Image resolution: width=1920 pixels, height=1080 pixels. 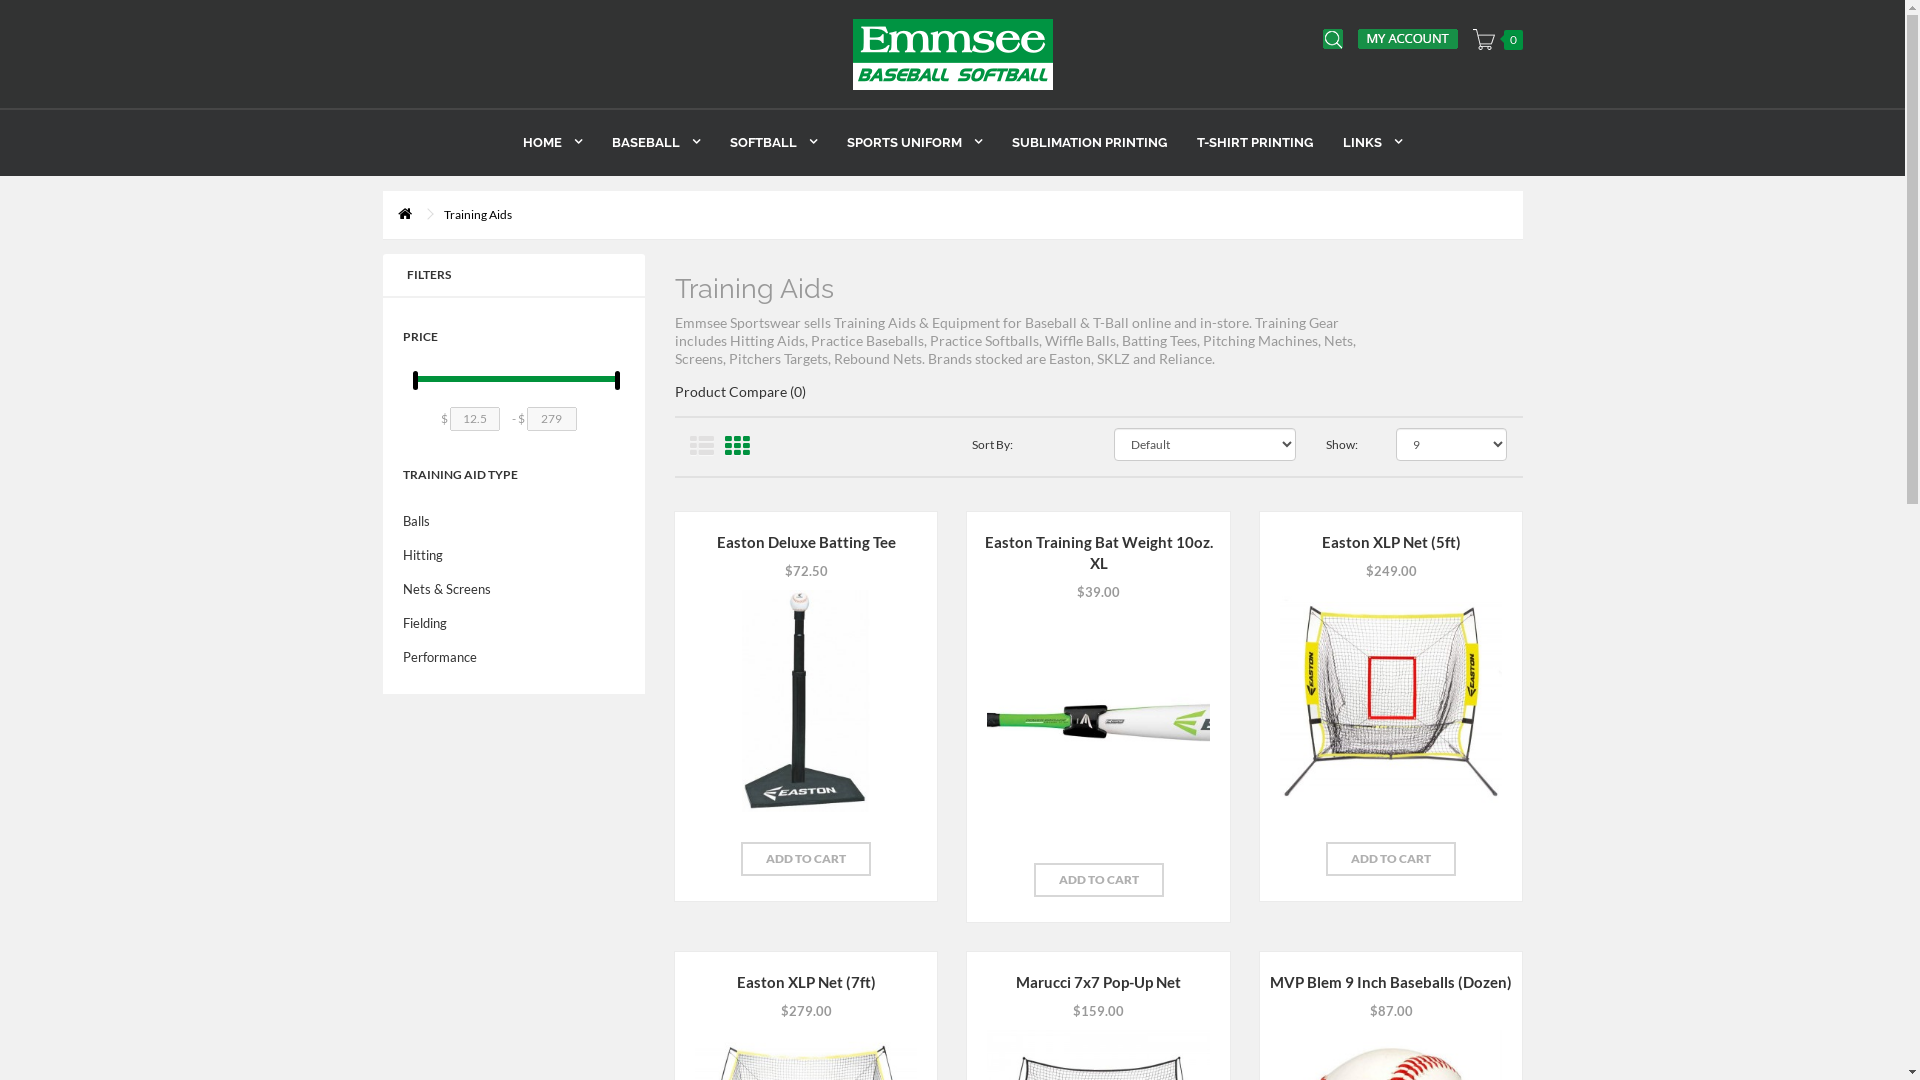 What do you see at coordinates (903, 141) in the screenshot?
I see `'SPORTS UNIFORM'` at bounding box center [903, 141].